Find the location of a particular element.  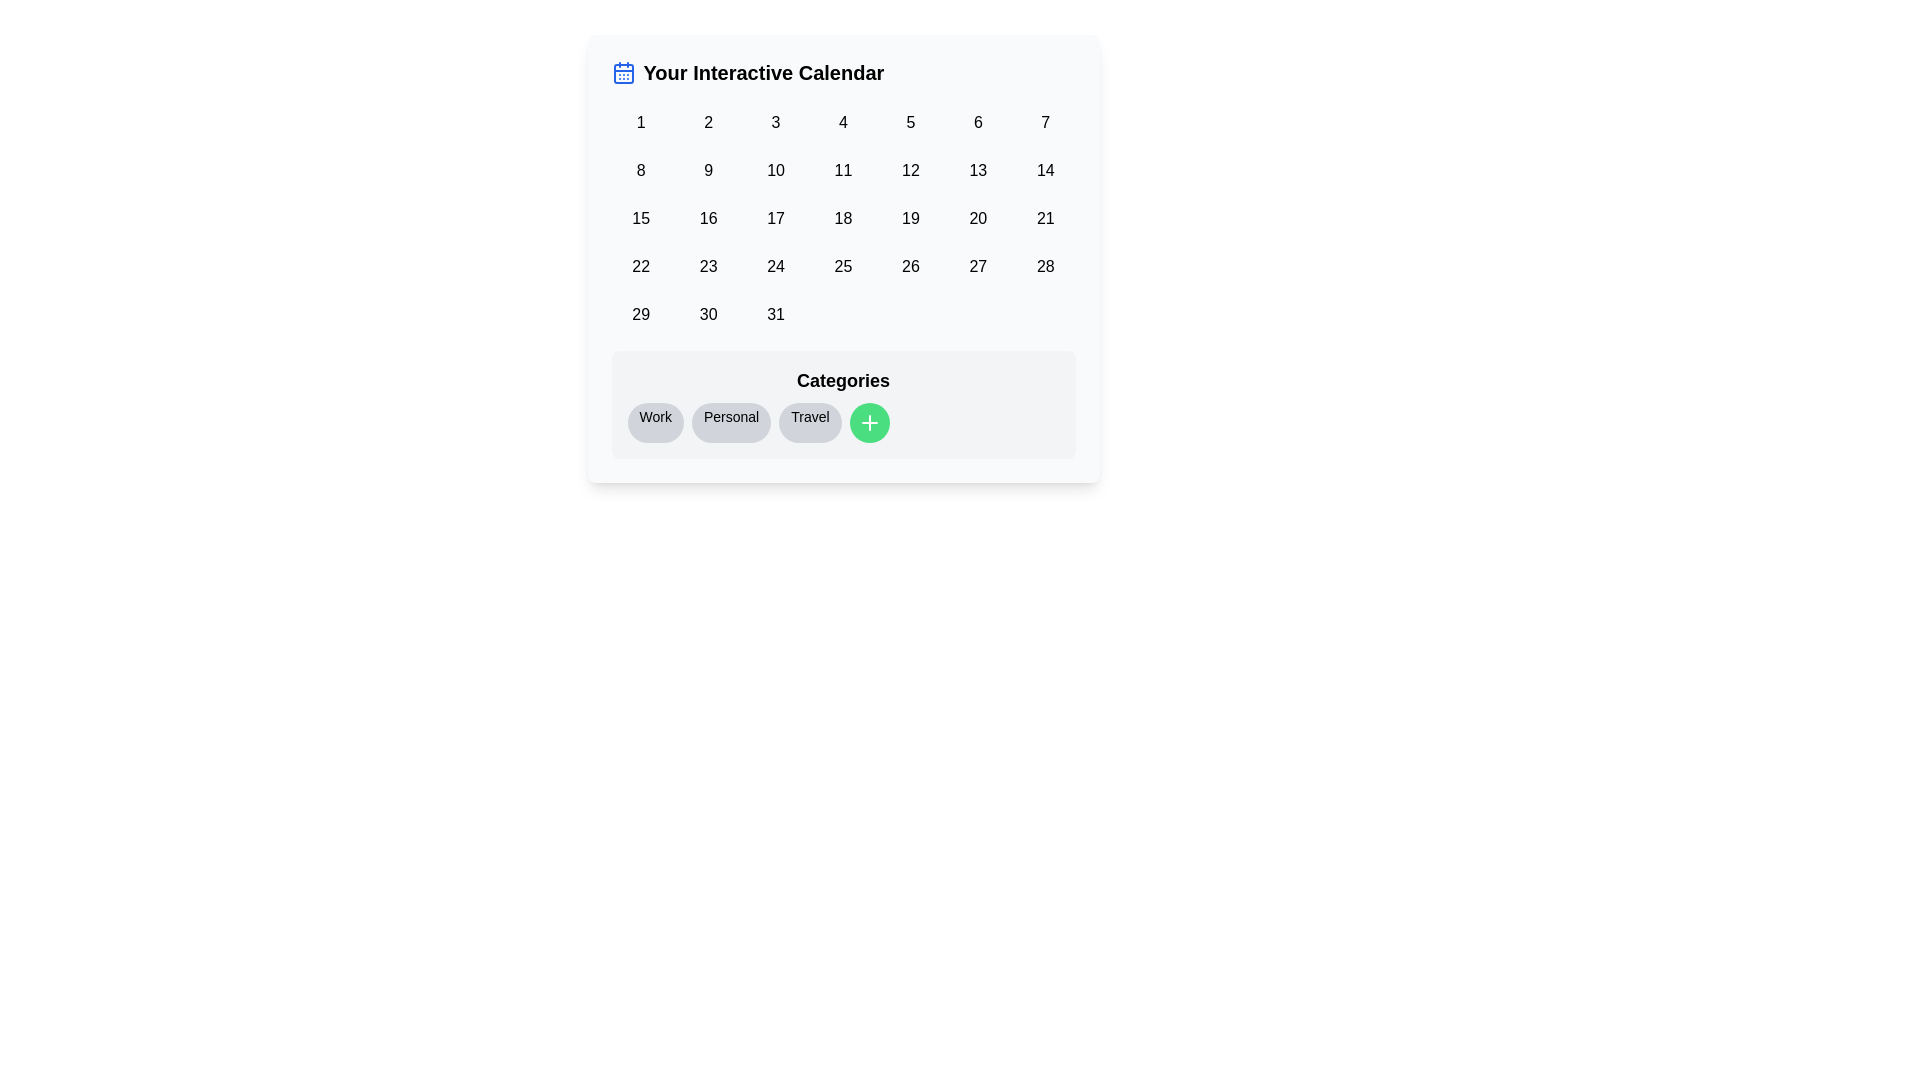

the 'Personal' badge, which is the second badge in the horizontal row of category labels under the 'Categories' section is located at coordinates (730, 422).